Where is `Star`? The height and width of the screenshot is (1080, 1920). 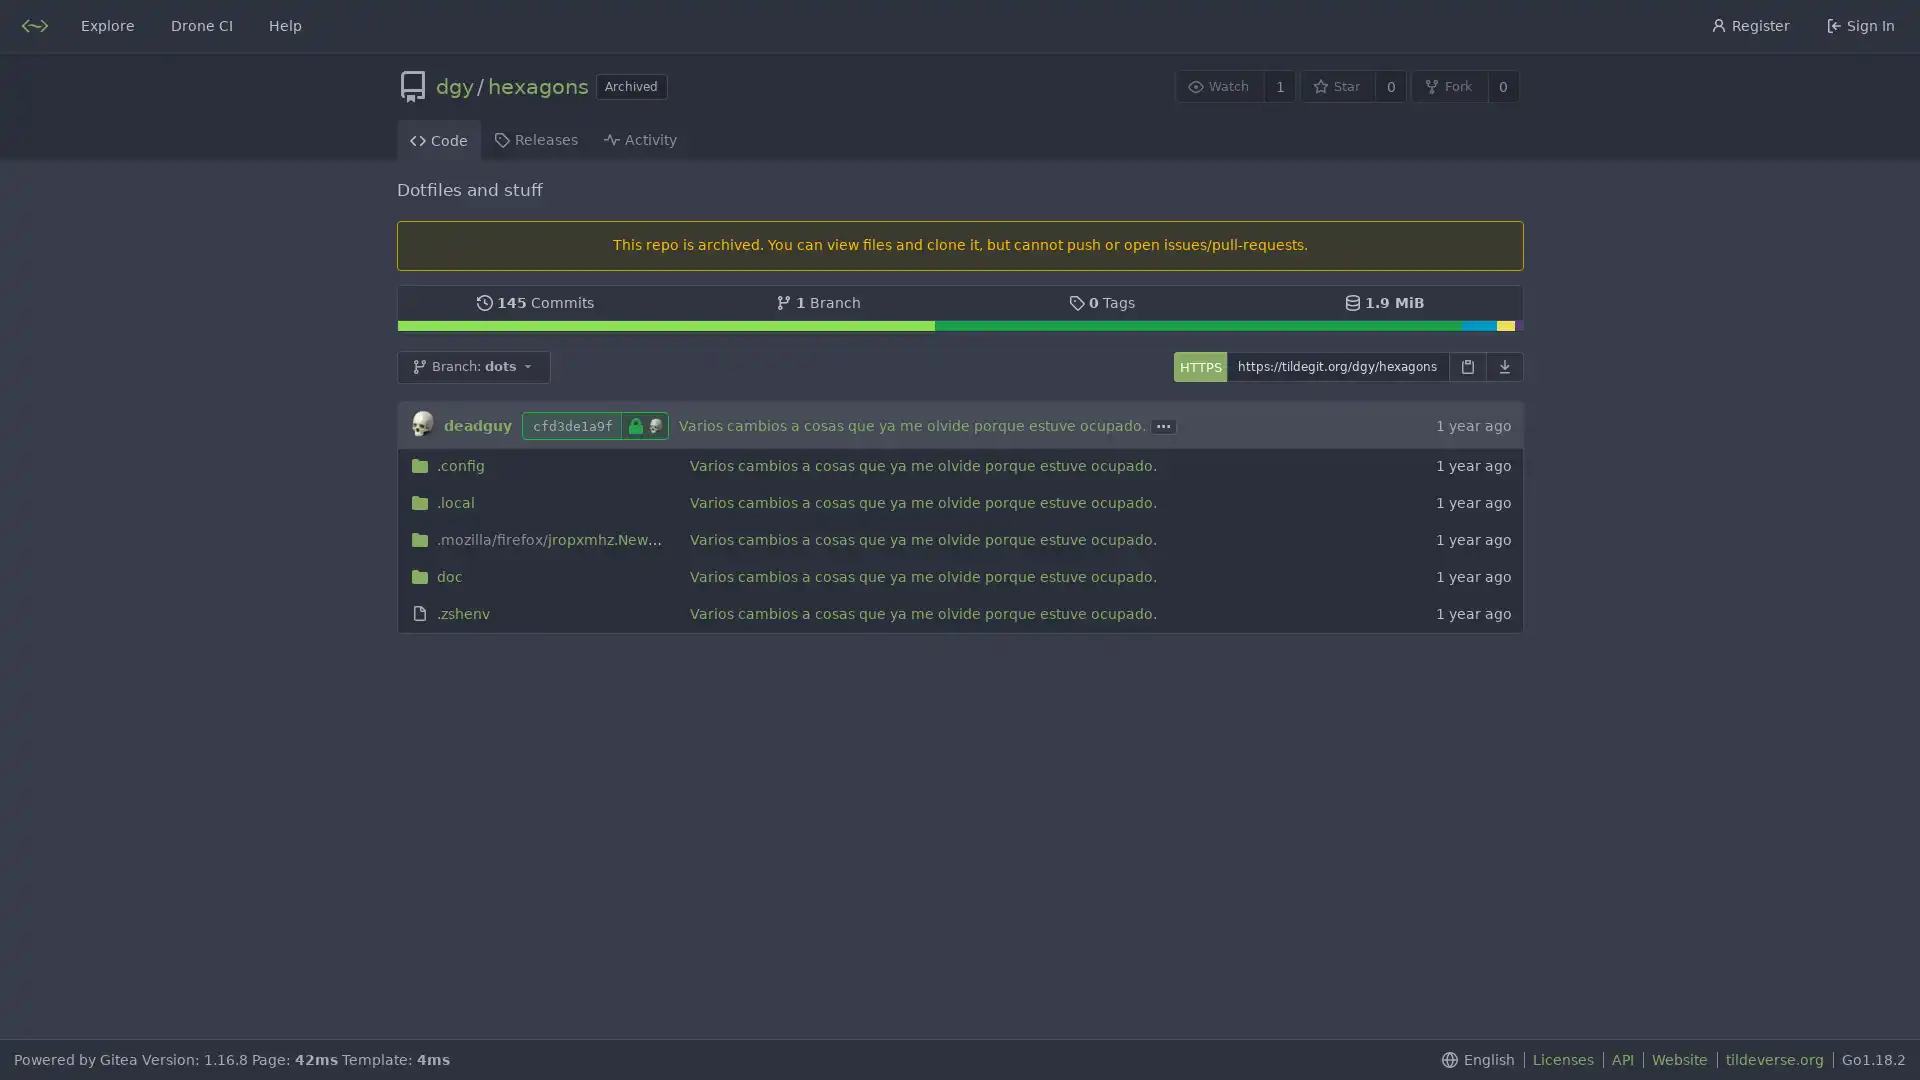 Star is located at coordinates (1337, 85).